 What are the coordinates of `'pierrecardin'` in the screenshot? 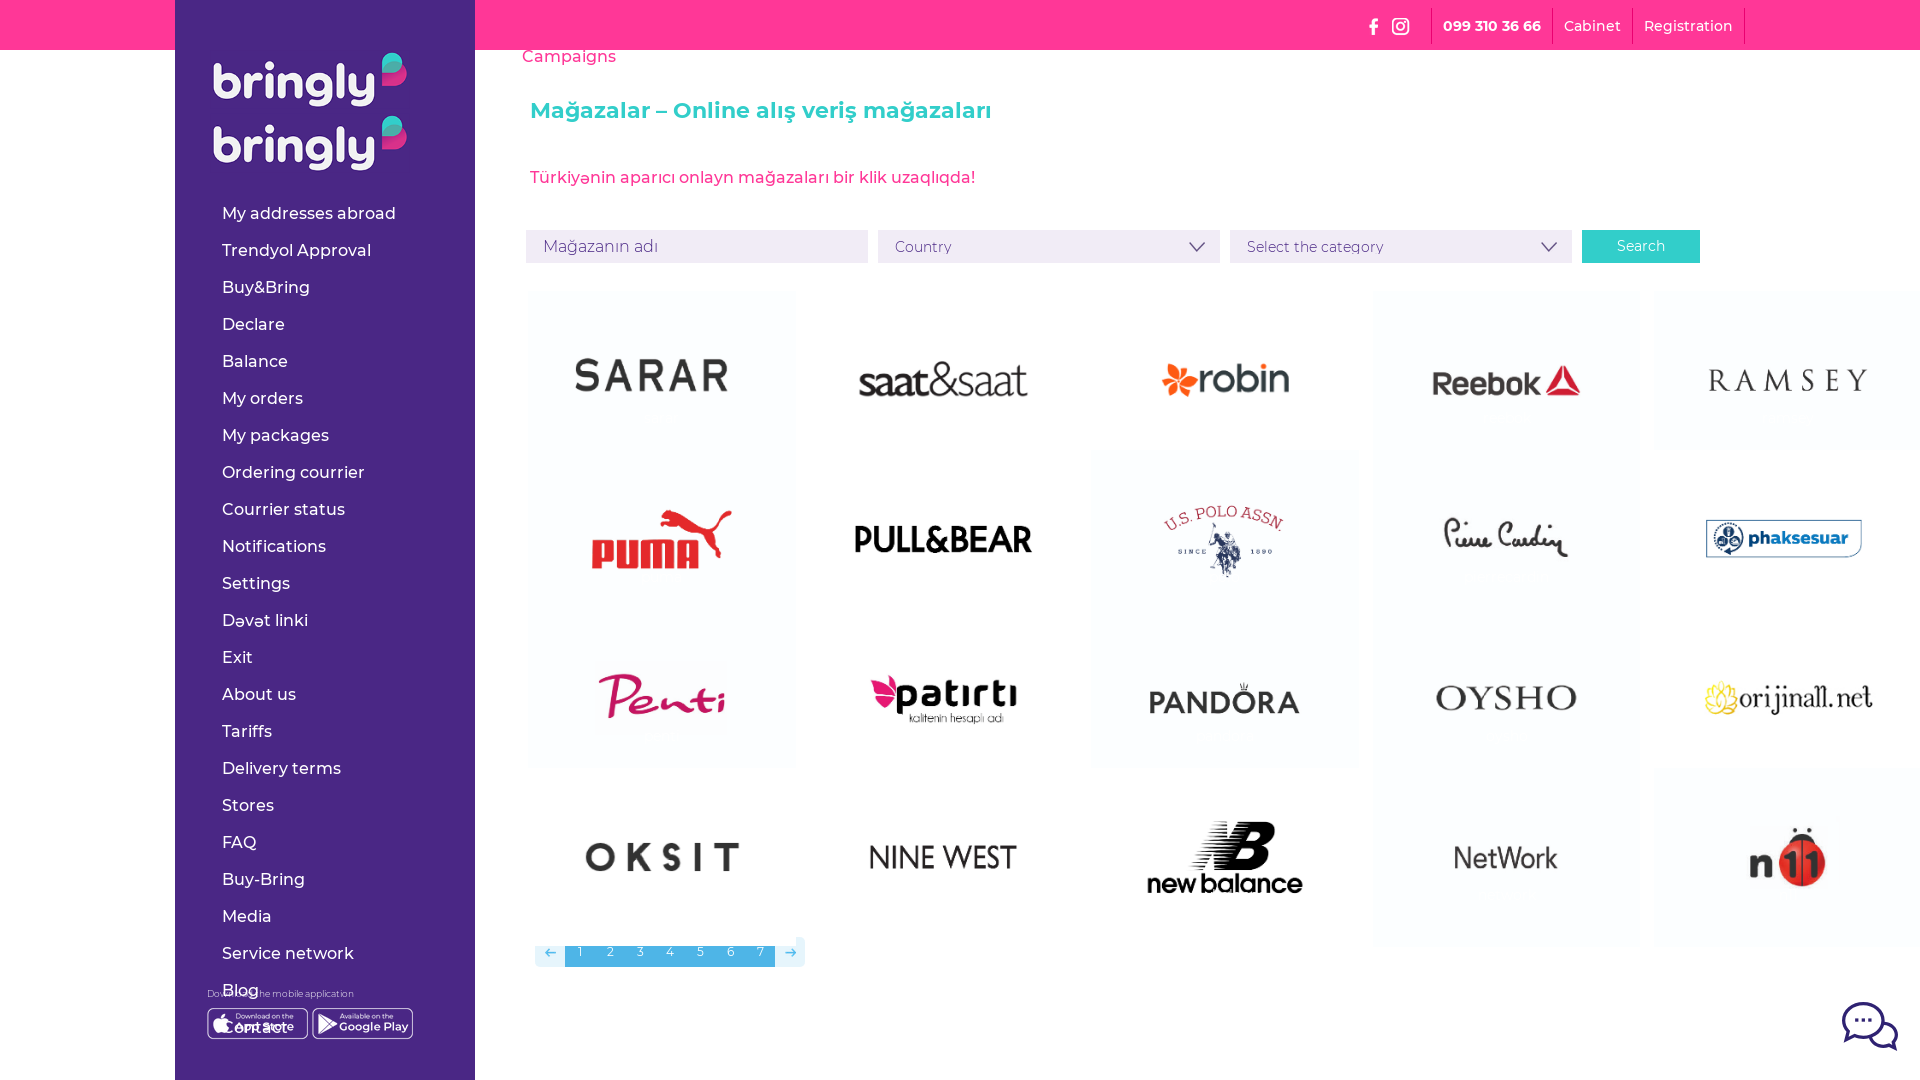 It's located at (1507, 577).